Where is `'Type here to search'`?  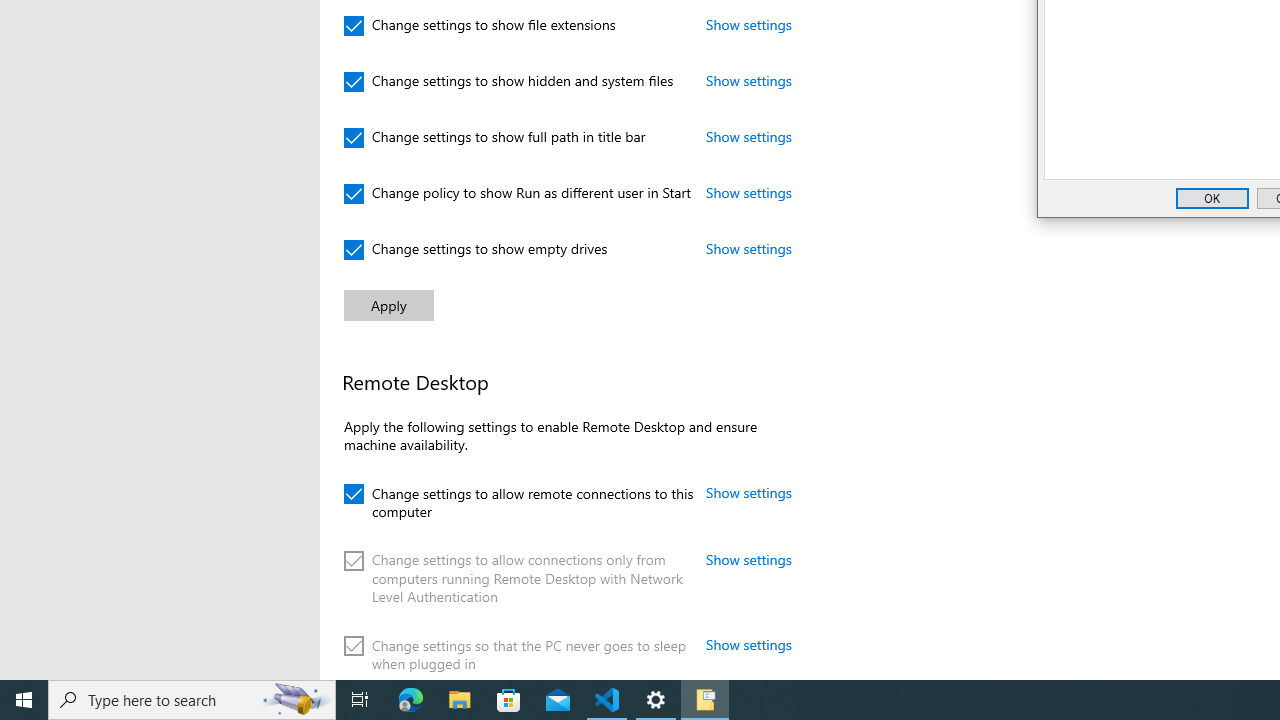 'Type here to search' is located at coordinates (192, 698).